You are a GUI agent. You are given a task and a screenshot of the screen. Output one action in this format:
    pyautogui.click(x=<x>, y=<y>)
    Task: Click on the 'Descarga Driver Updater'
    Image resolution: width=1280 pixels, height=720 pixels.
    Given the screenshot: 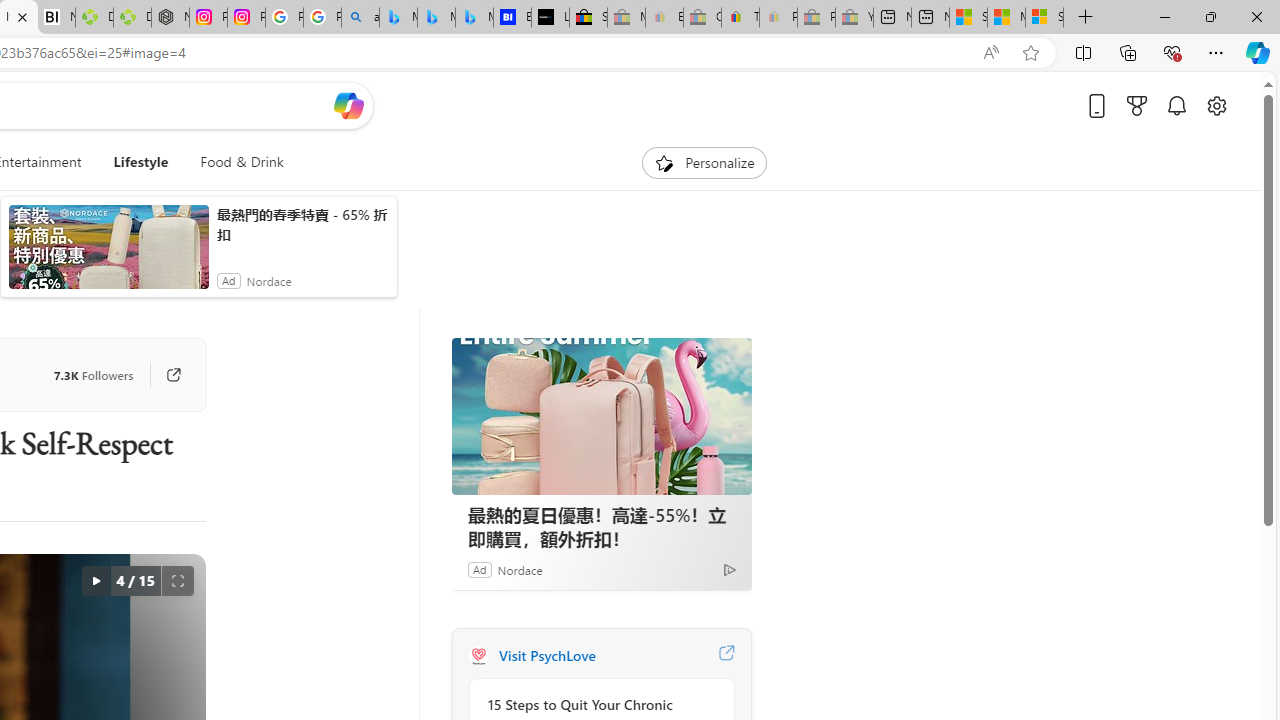 What is the action you would take?
    pyautogui.click(x=131, y=17)
    